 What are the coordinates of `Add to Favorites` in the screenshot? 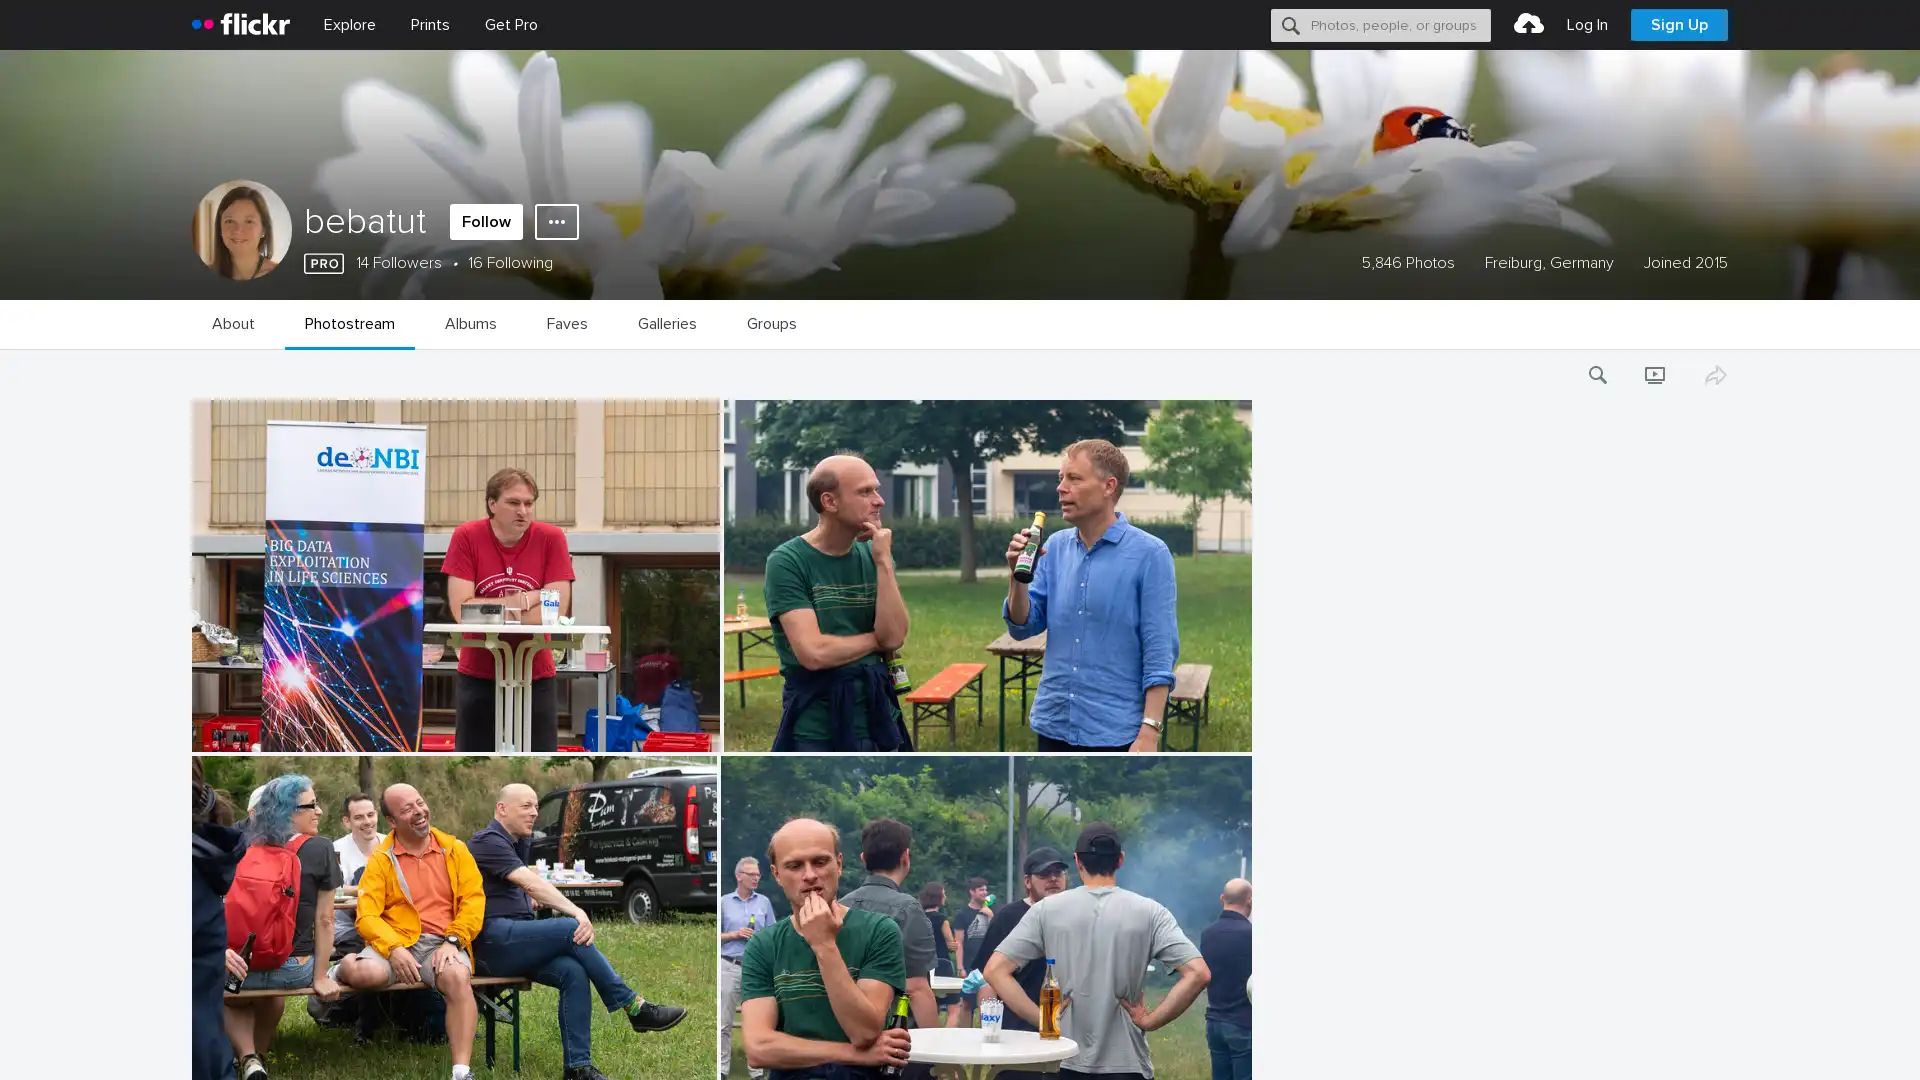 It's located at (1679, 724).